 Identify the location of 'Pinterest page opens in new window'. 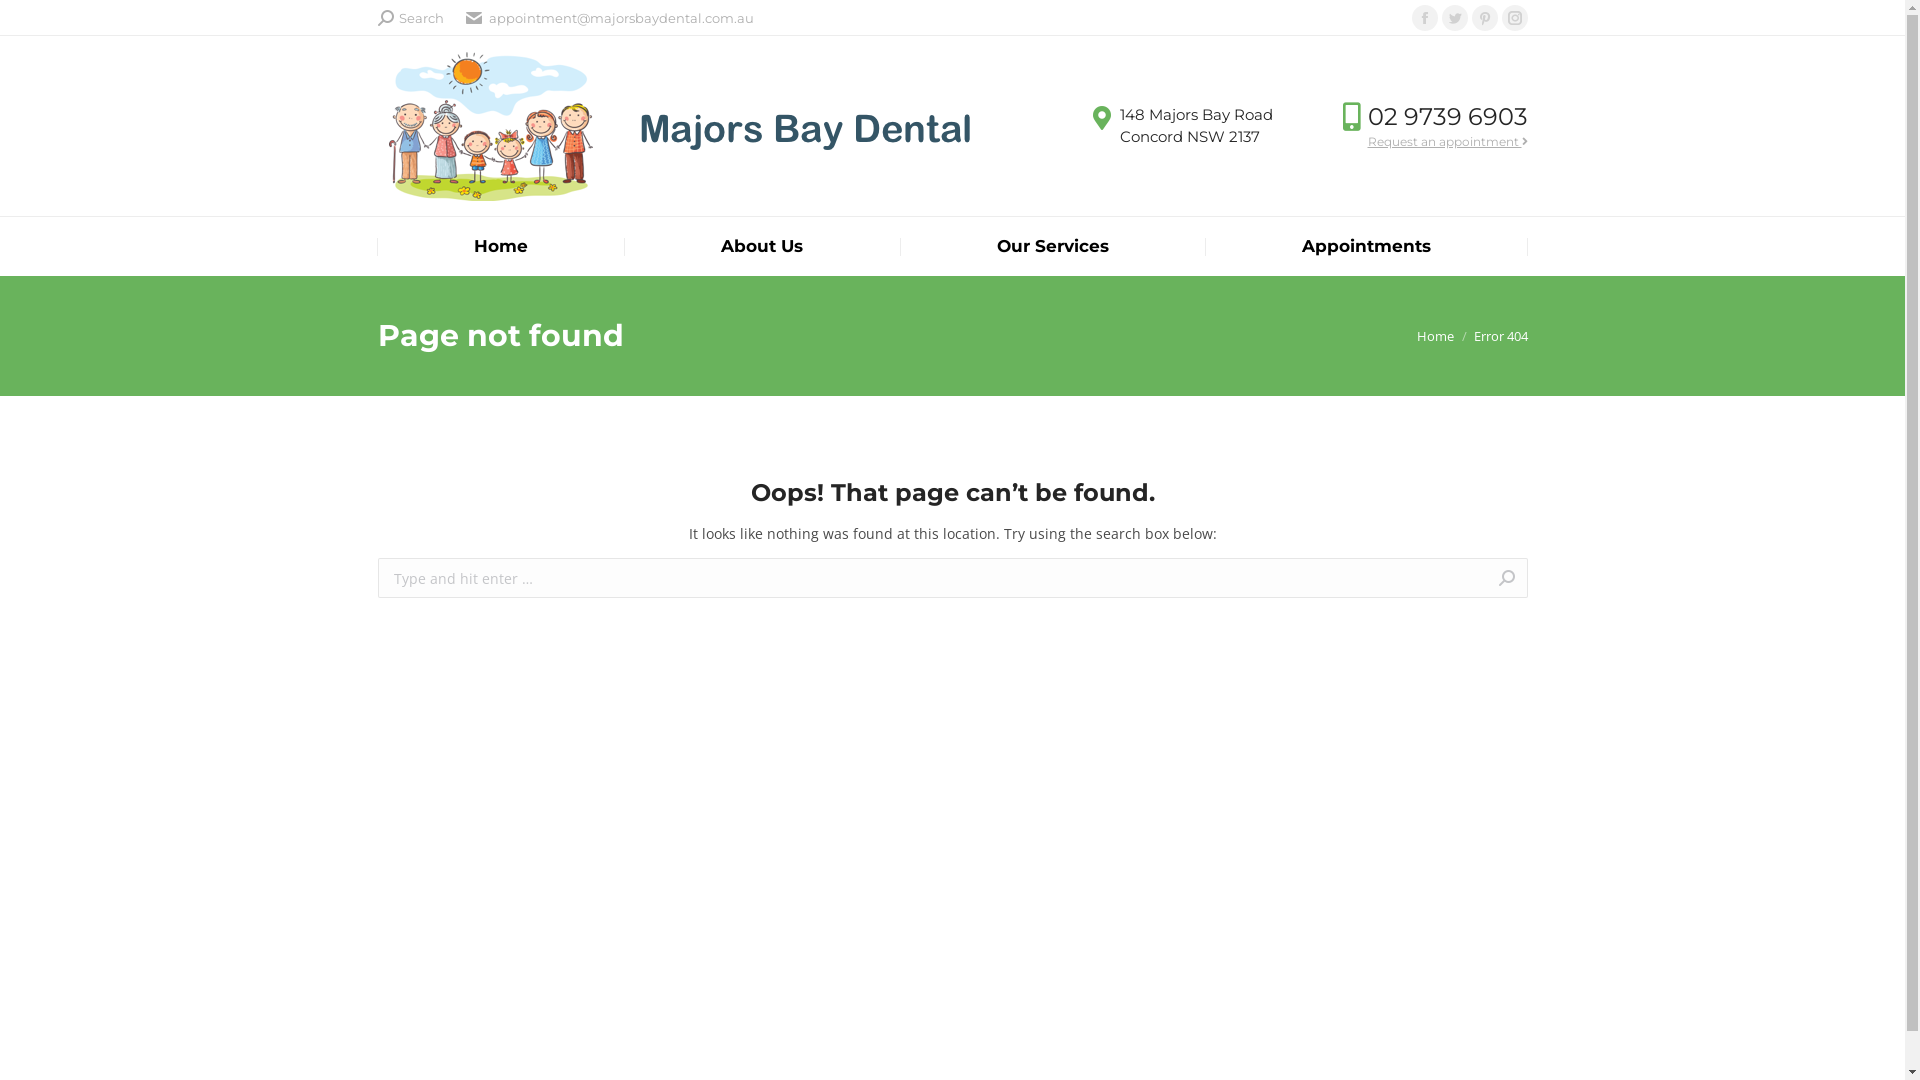
(1484, 18).